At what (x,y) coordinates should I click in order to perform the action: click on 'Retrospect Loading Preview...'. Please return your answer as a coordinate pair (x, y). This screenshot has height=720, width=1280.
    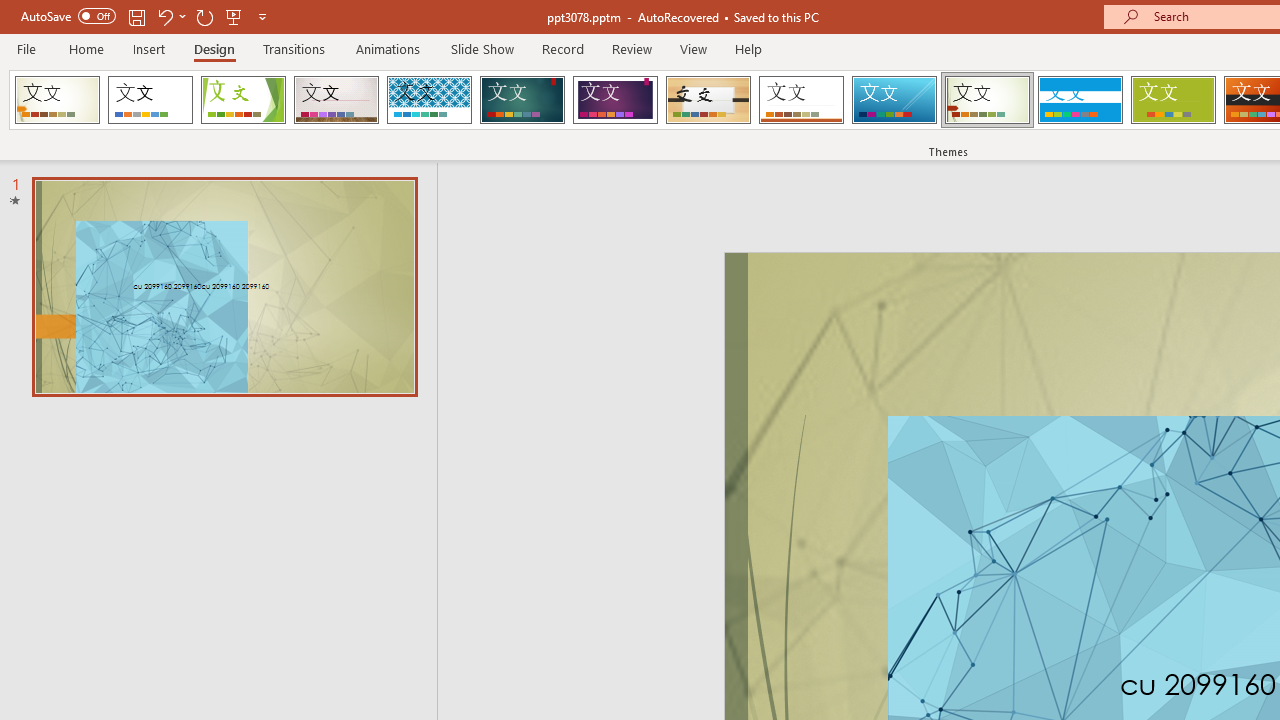
    Looking at the image, I should click on (801, 100).